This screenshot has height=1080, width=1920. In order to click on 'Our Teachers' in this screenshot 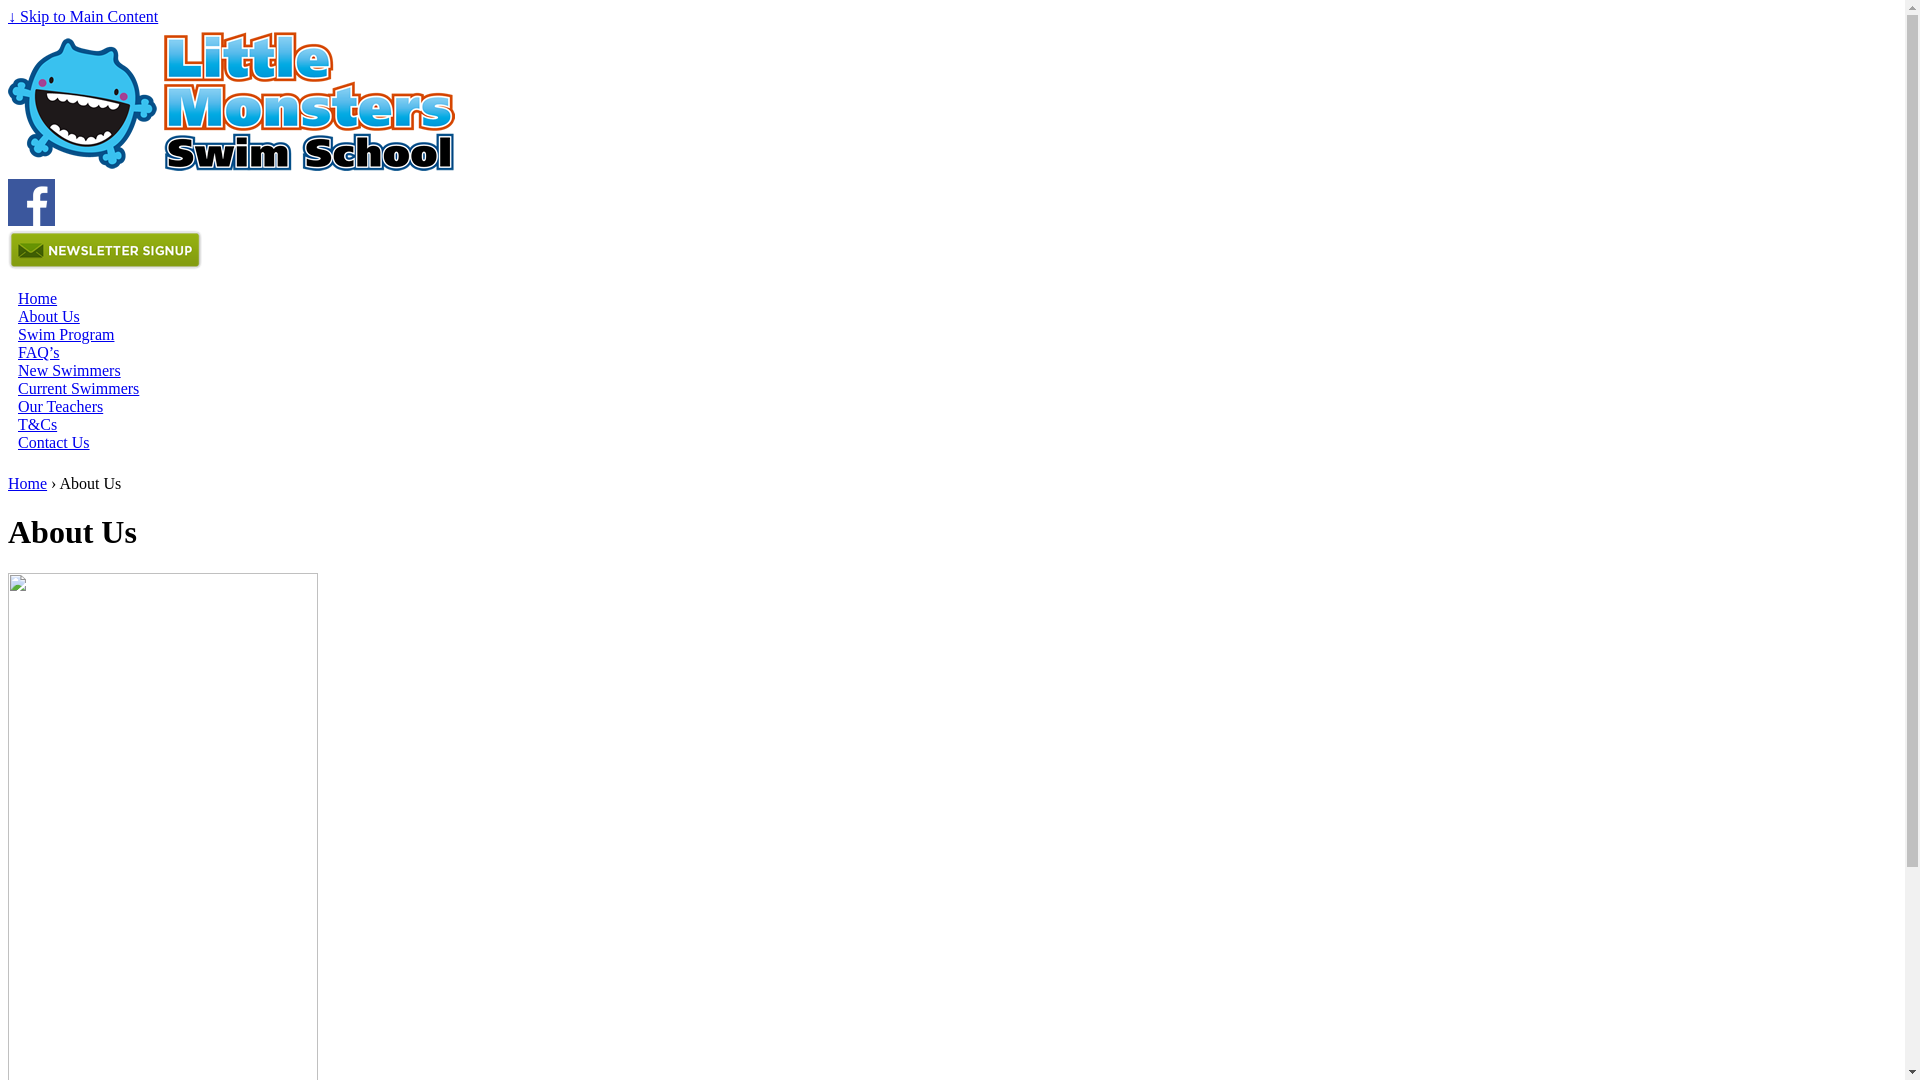, I will do `click(60, 405)`.